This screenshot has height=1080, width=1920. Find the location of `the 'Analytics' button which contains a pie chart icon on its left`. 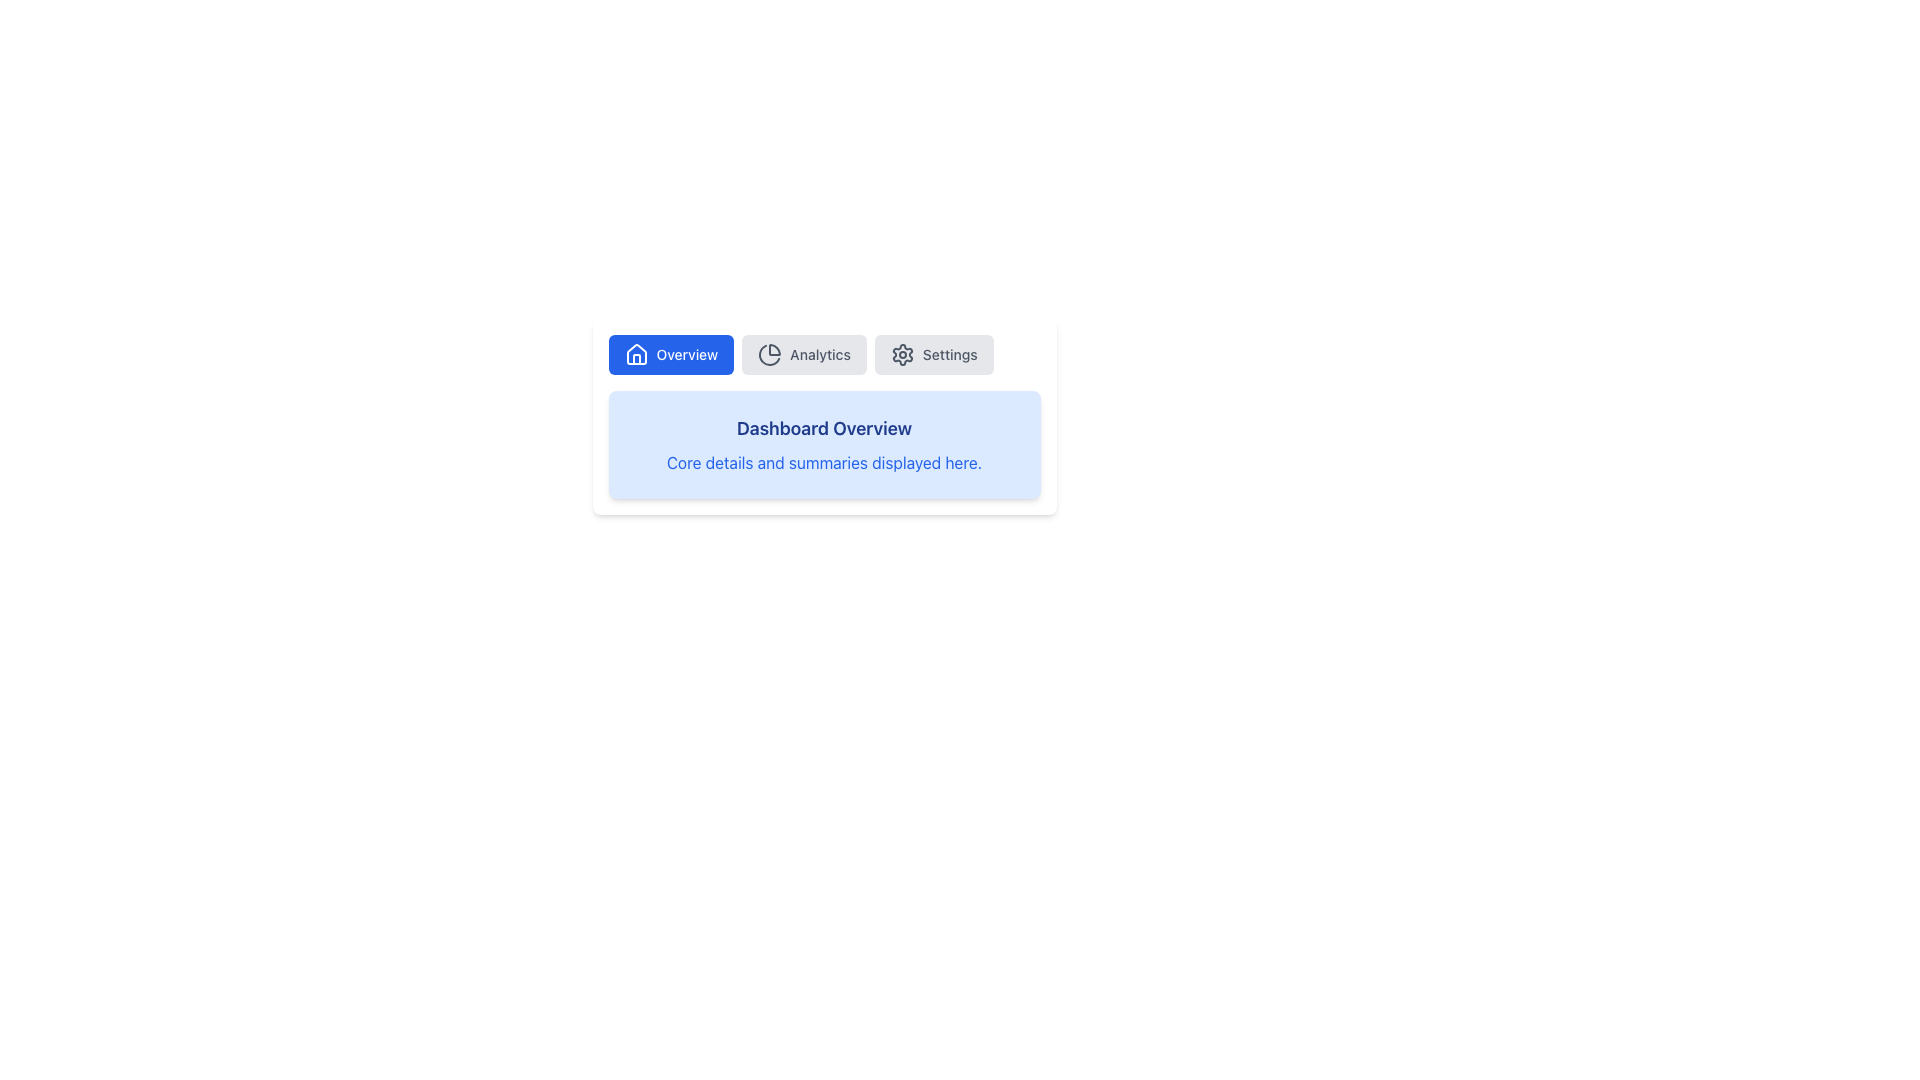

the 'Analytics' button which contains a pie chart icon on its left is located at coordinates (769, 353).